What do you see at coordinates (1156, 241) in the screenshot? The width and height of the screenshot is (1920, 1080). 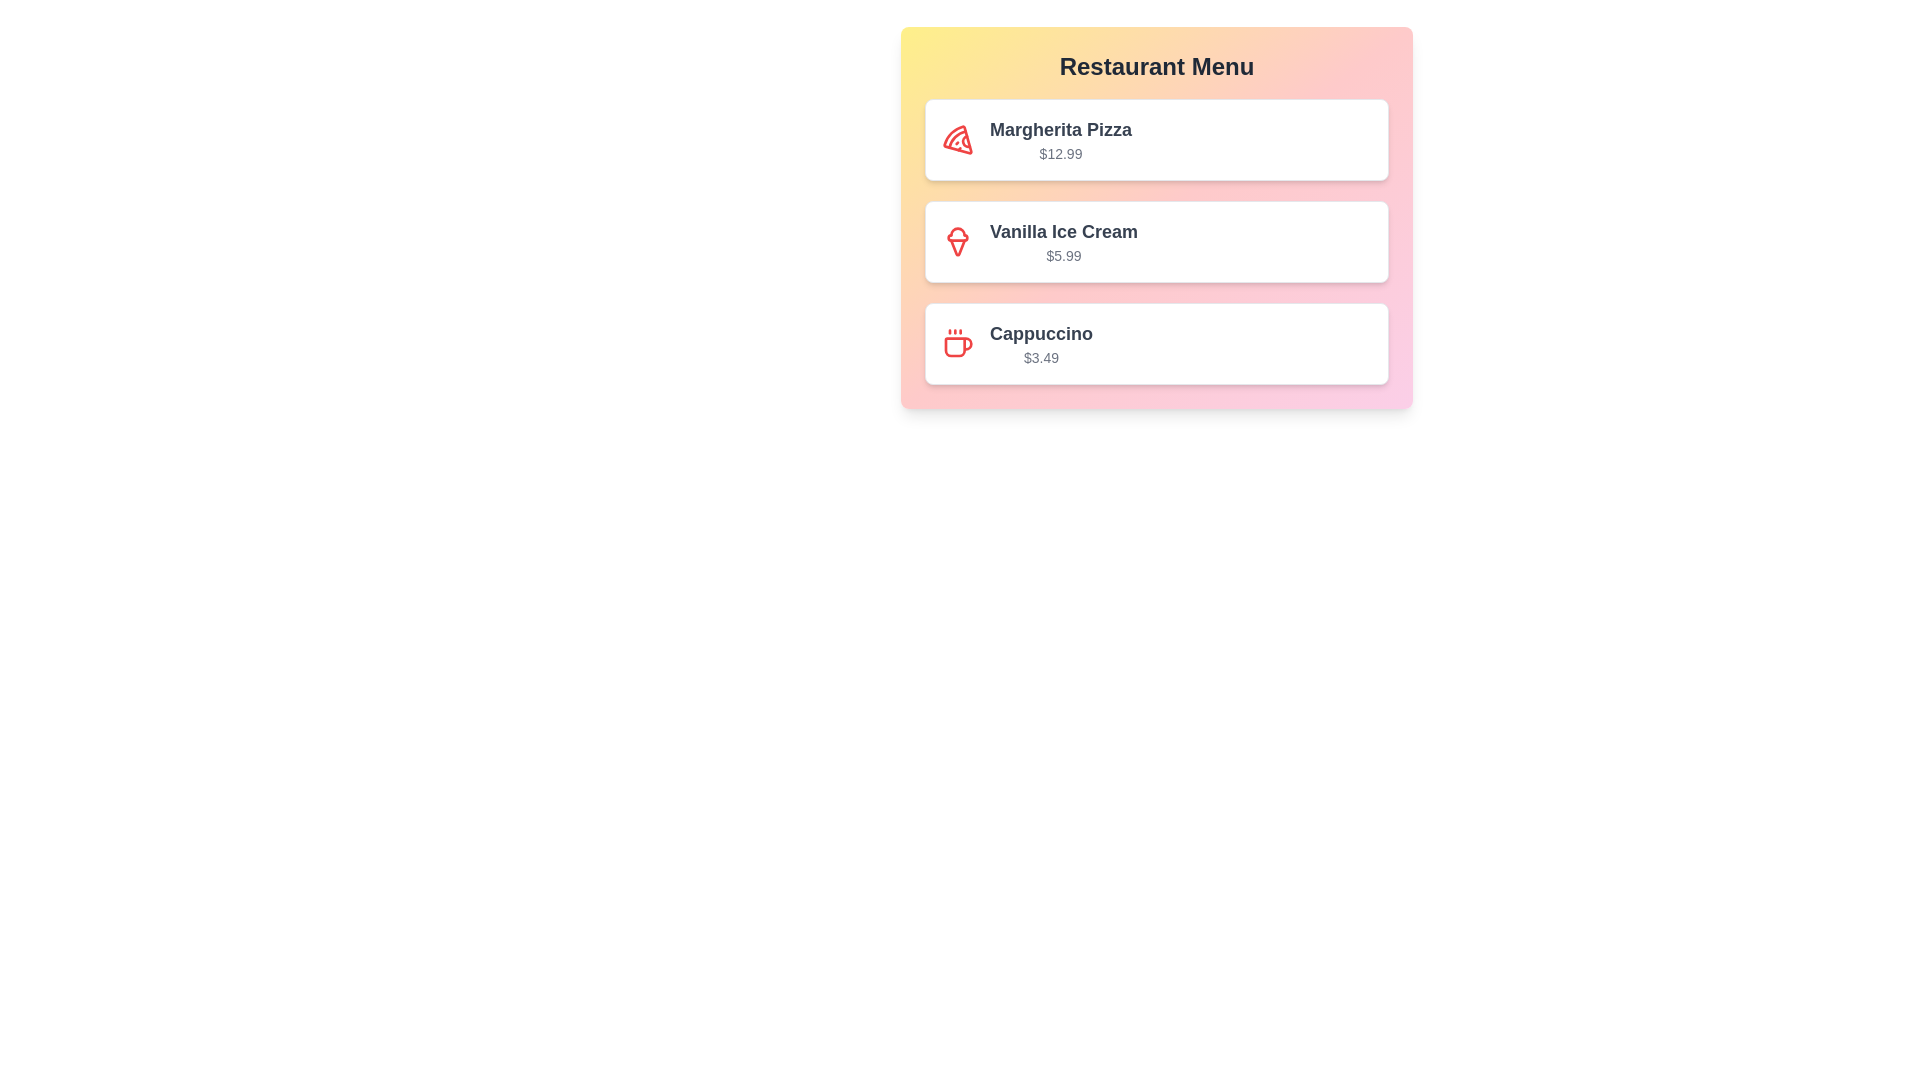 I see `the menu item corresponding to Vanilla Ice Cream` at bounding box center [1156, 241].